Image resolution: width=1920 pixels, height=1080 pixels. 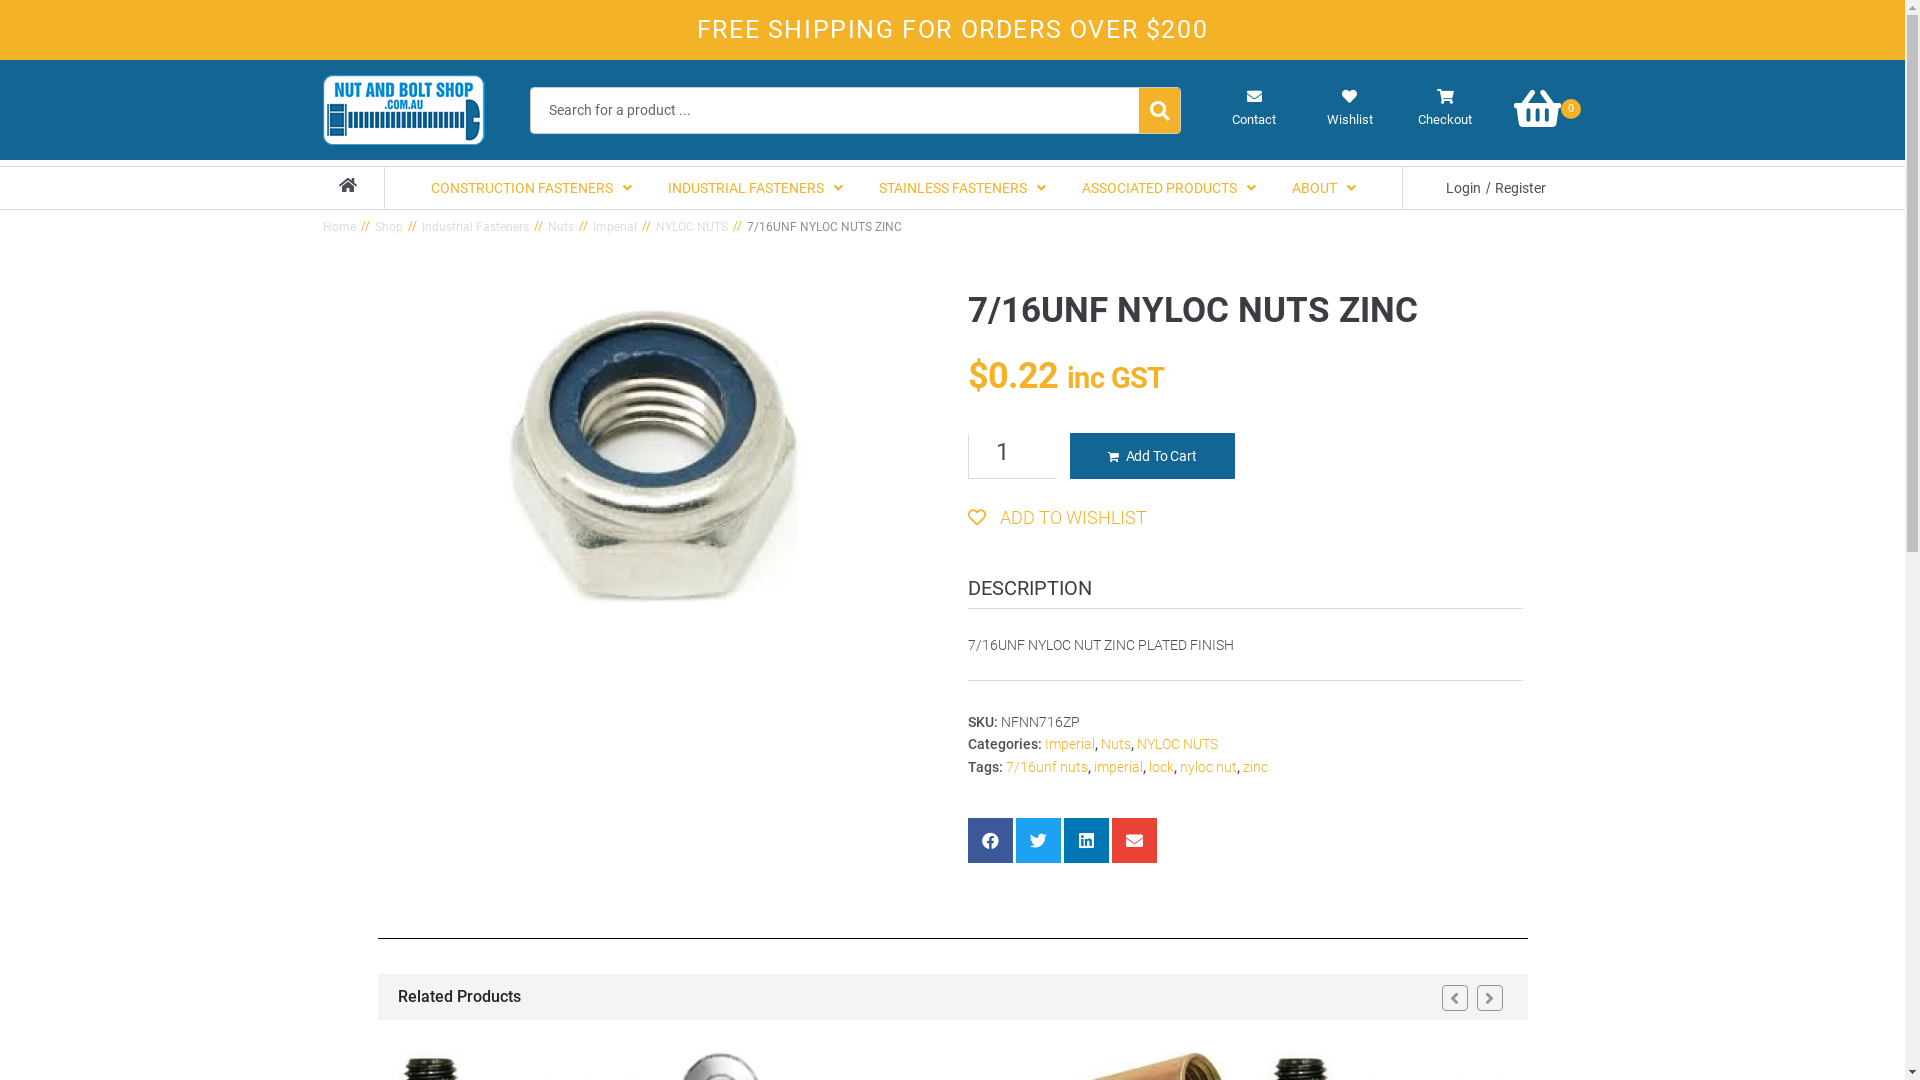 What do you see at coordinates (1207, 766) in the screenshot?
I see `'nyloc nut'` at bounding box center [1207, 766].